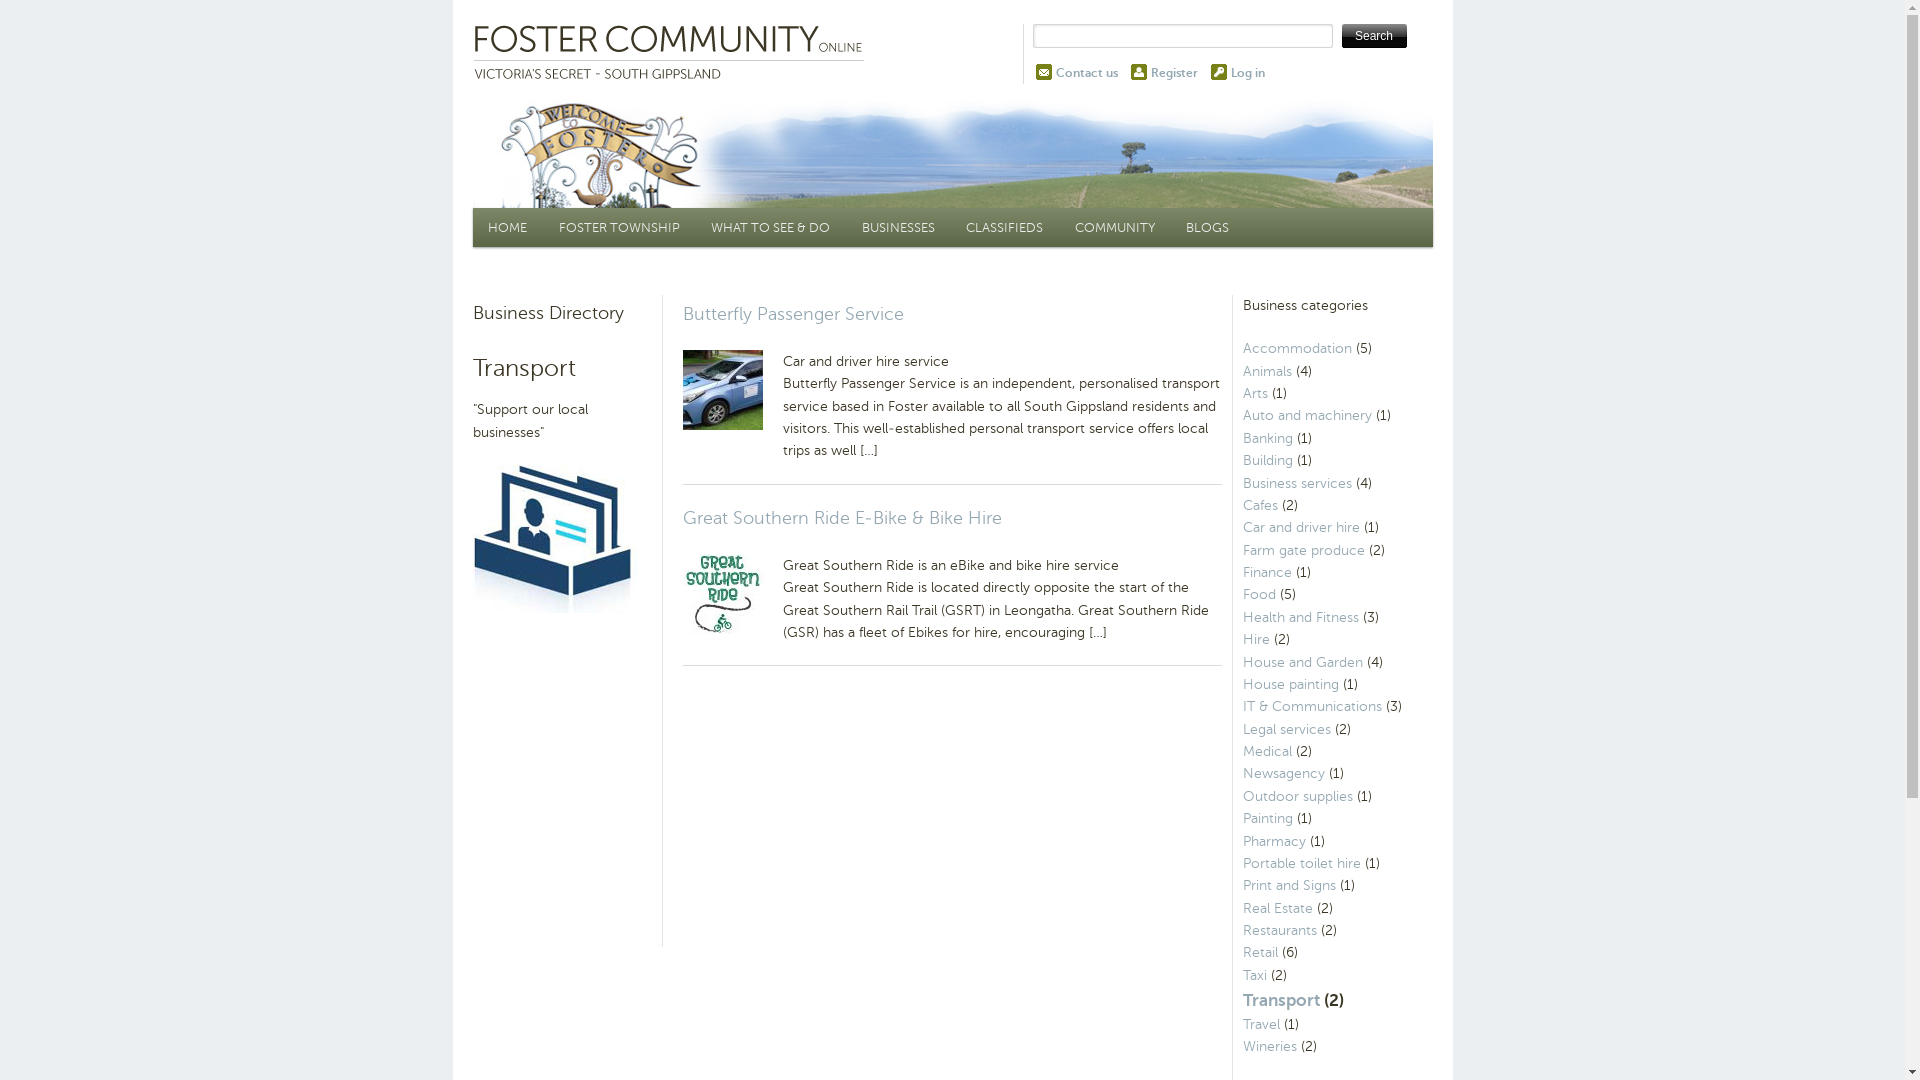 This screenshot has height=1080, width=1920. Describe the element at coordinates (1241, 1024) in the screenshot. I see `'Travel'` at that location.